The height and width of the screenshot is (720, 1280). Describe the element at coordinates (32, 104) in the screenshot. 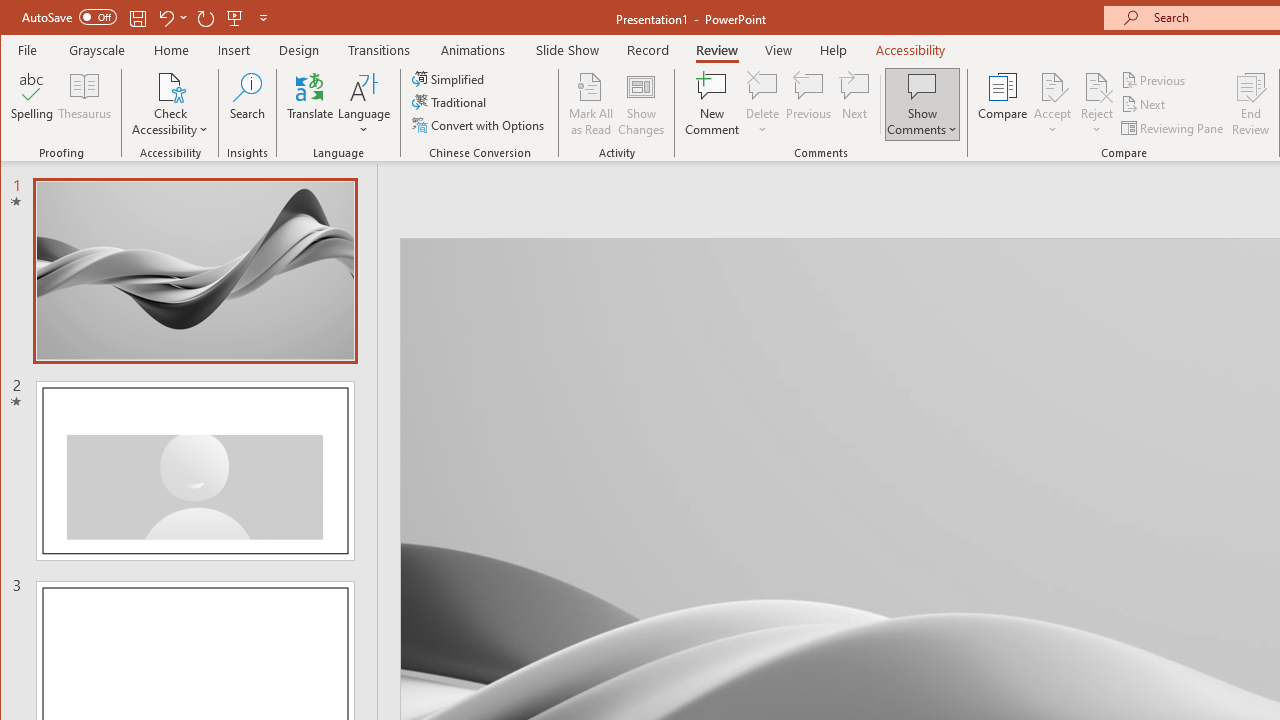

I see `'Spelling...'` at that location.